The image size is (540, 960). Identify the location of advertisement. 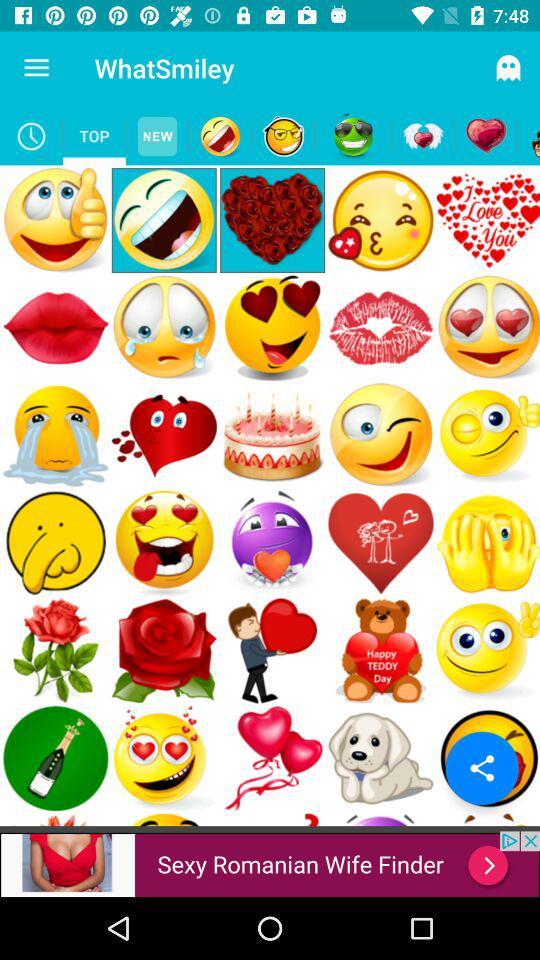
(270, 863).